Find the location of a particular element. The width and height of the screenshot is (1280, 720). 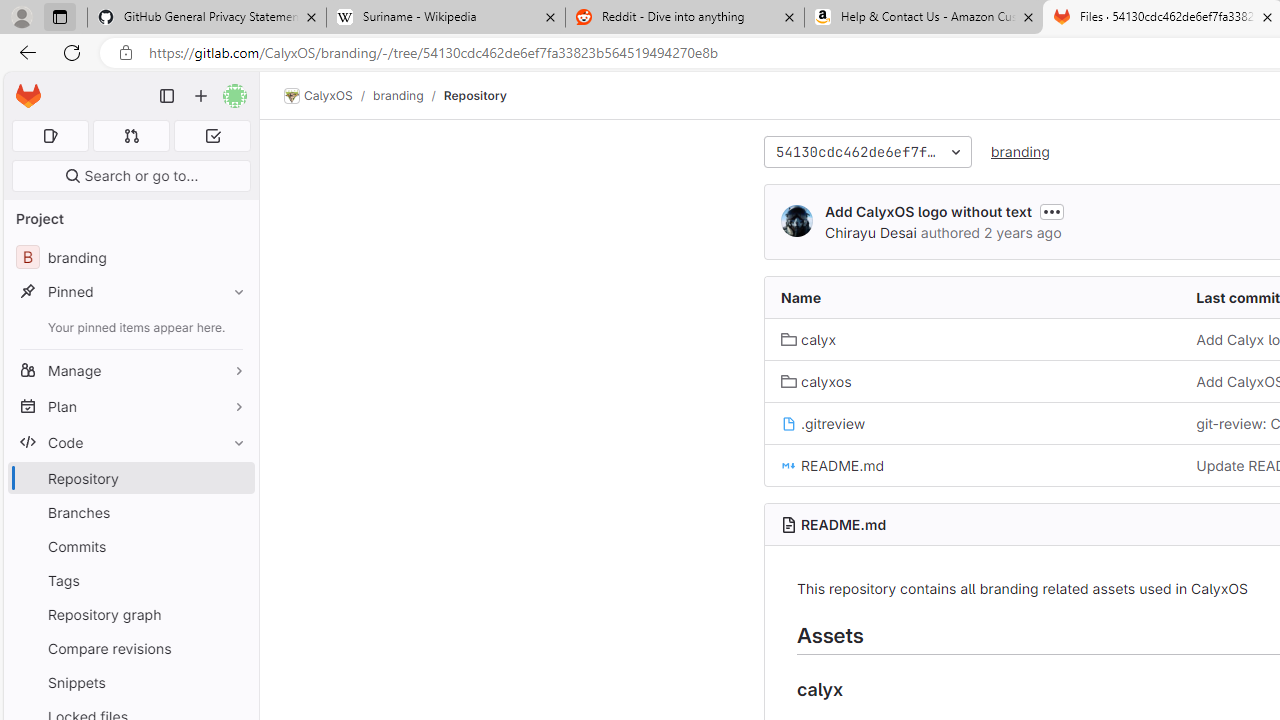

'Pinned' is located at coordinates (130, 291).